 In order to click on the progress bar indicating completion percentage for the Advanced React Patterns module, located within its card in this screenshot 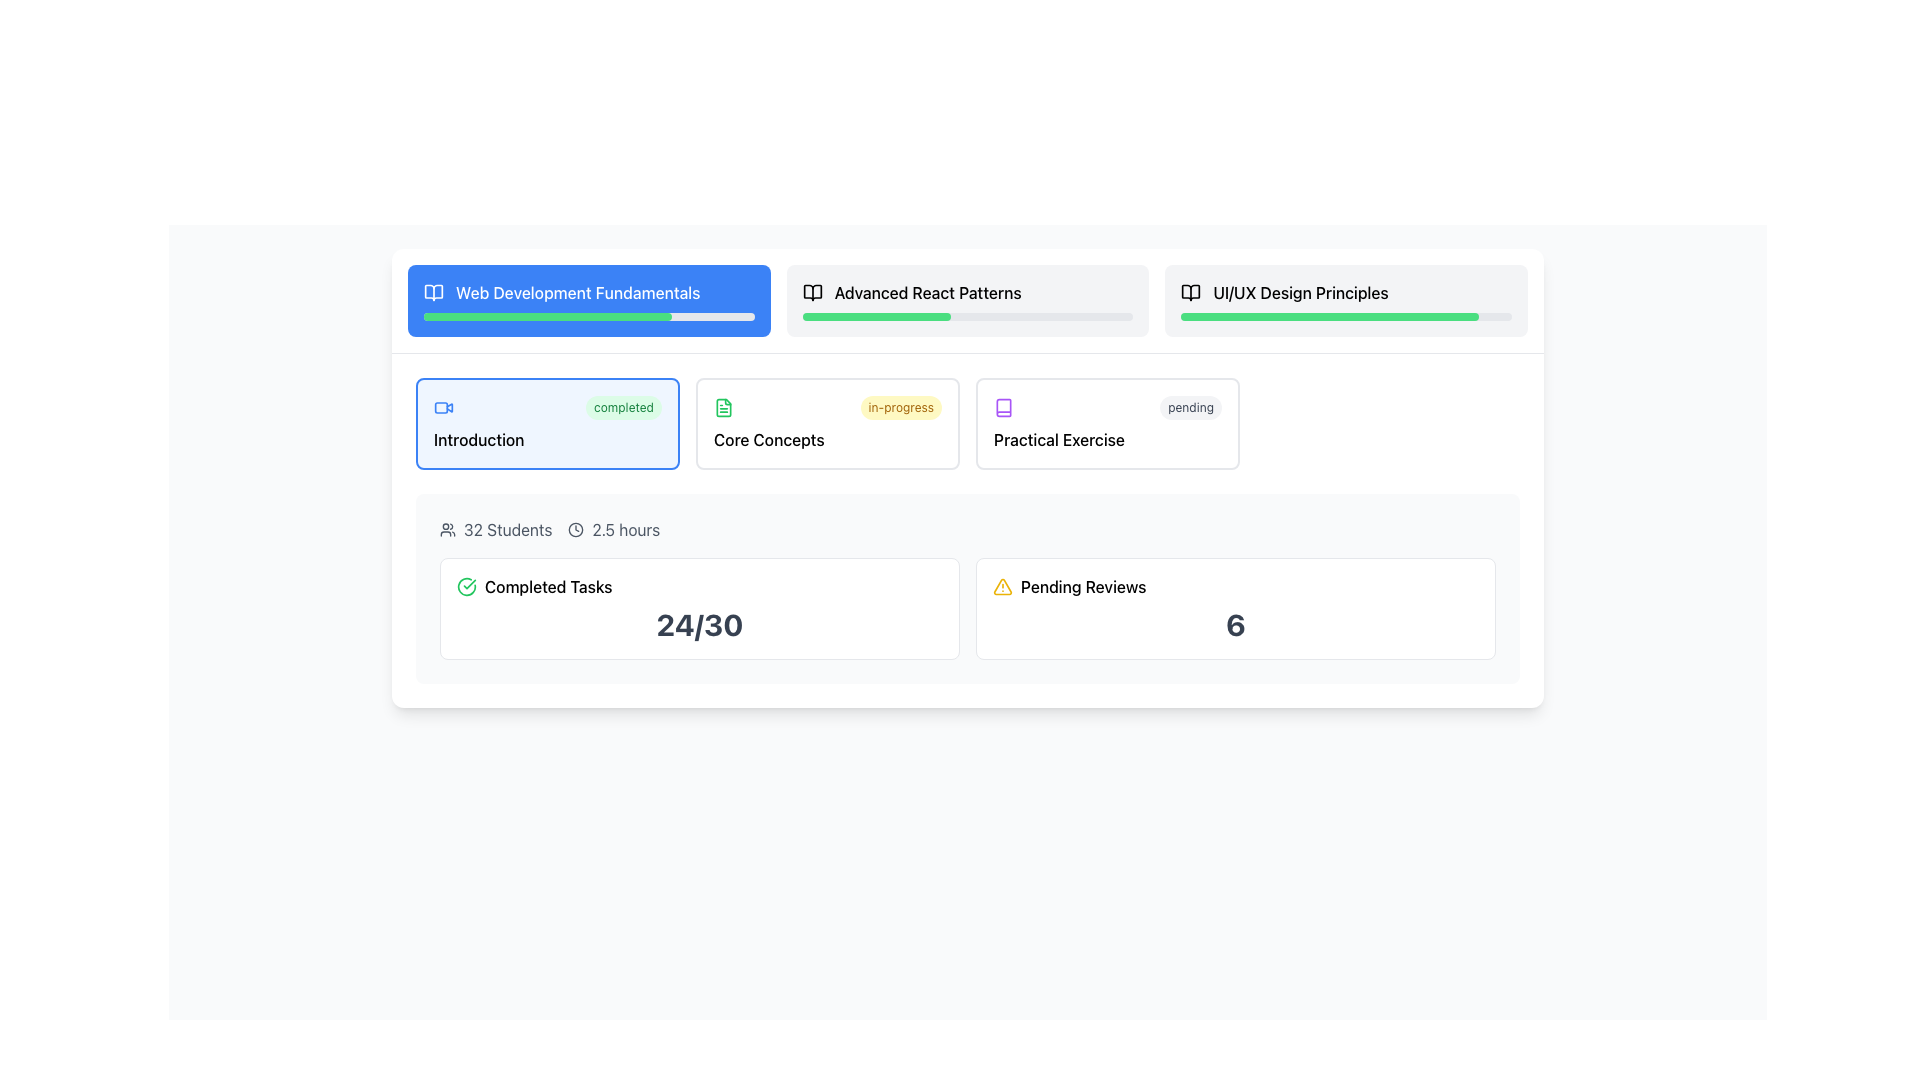, I will do `click(968, 315)`.